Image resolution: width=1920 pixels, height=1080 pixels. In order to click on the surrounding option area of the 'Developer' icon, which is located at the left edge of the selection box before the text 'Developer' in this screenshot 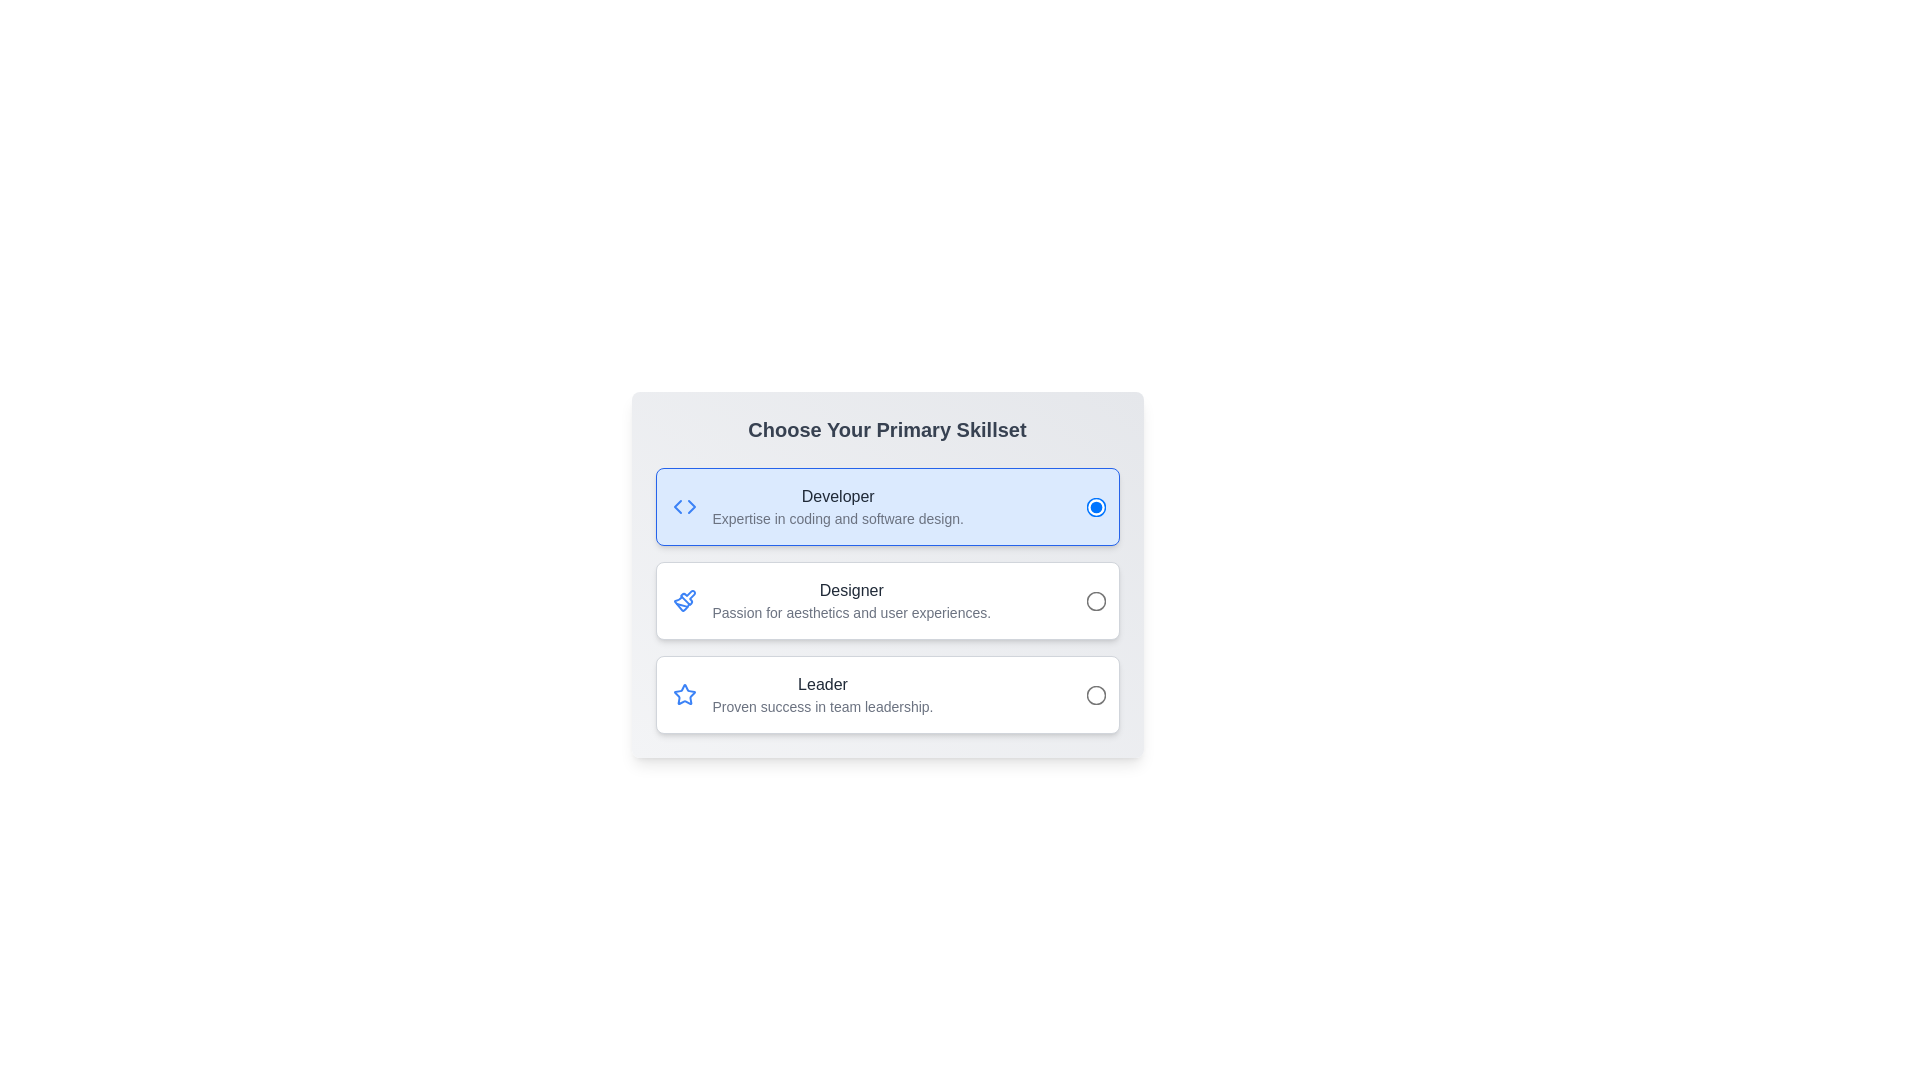, I will do `click(684, 505)`.